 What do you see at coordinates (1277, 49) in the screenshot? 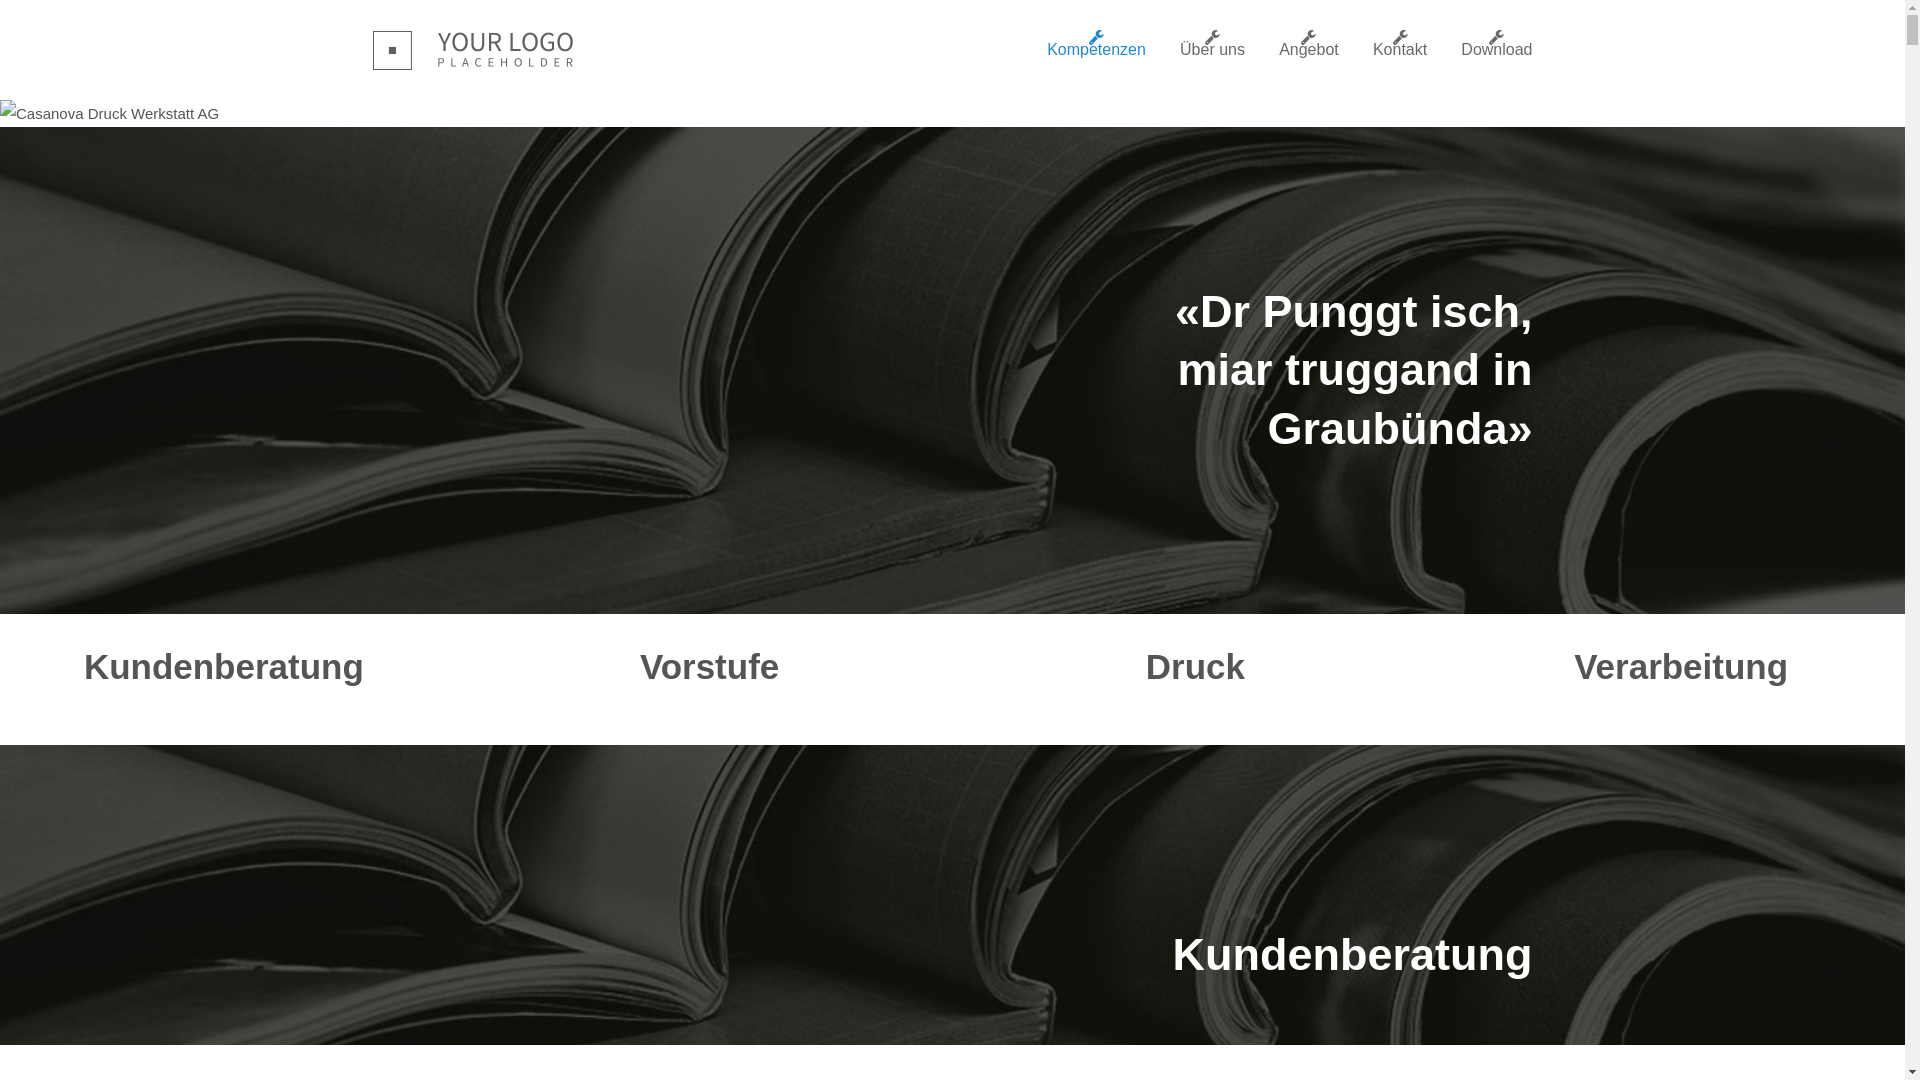
I see `'Angebot'` at bounding box center [1277, 49].